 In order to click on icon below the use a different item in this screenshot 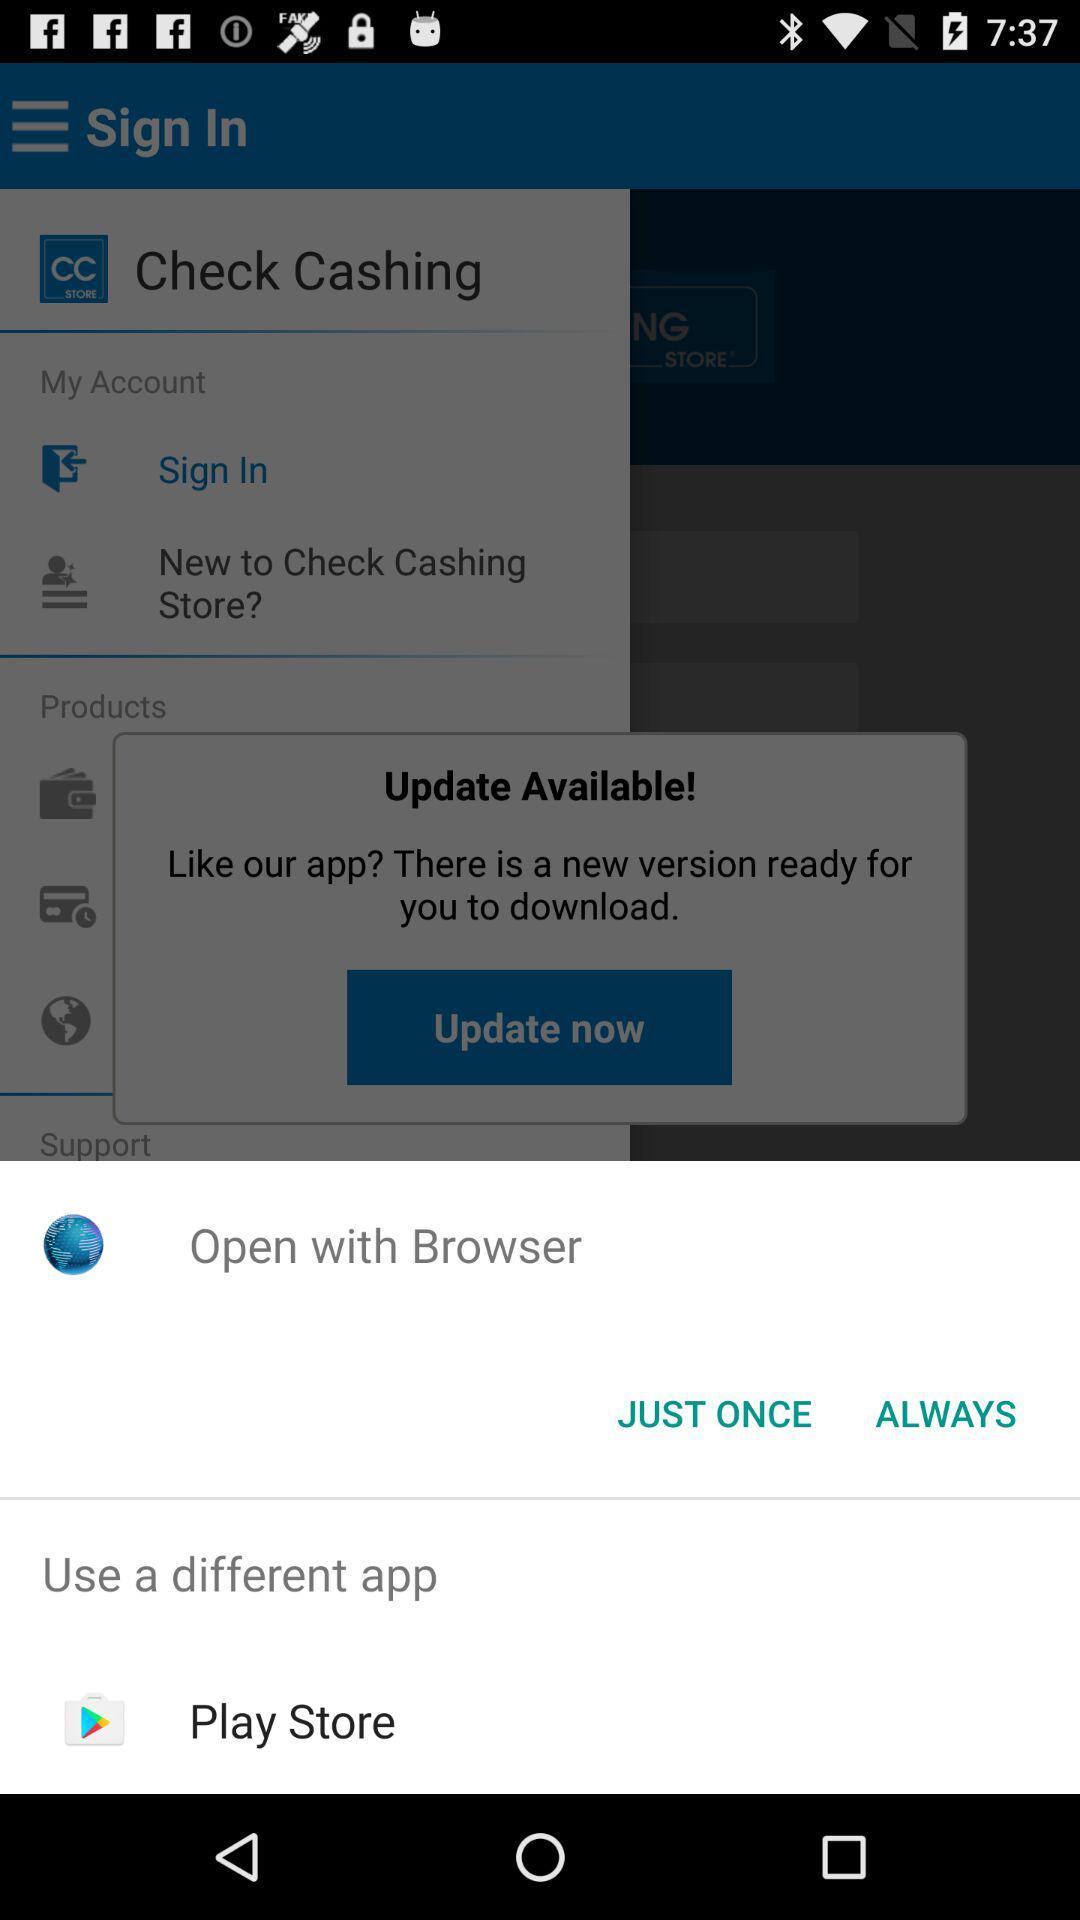, I will do `click(292, 1719)`.